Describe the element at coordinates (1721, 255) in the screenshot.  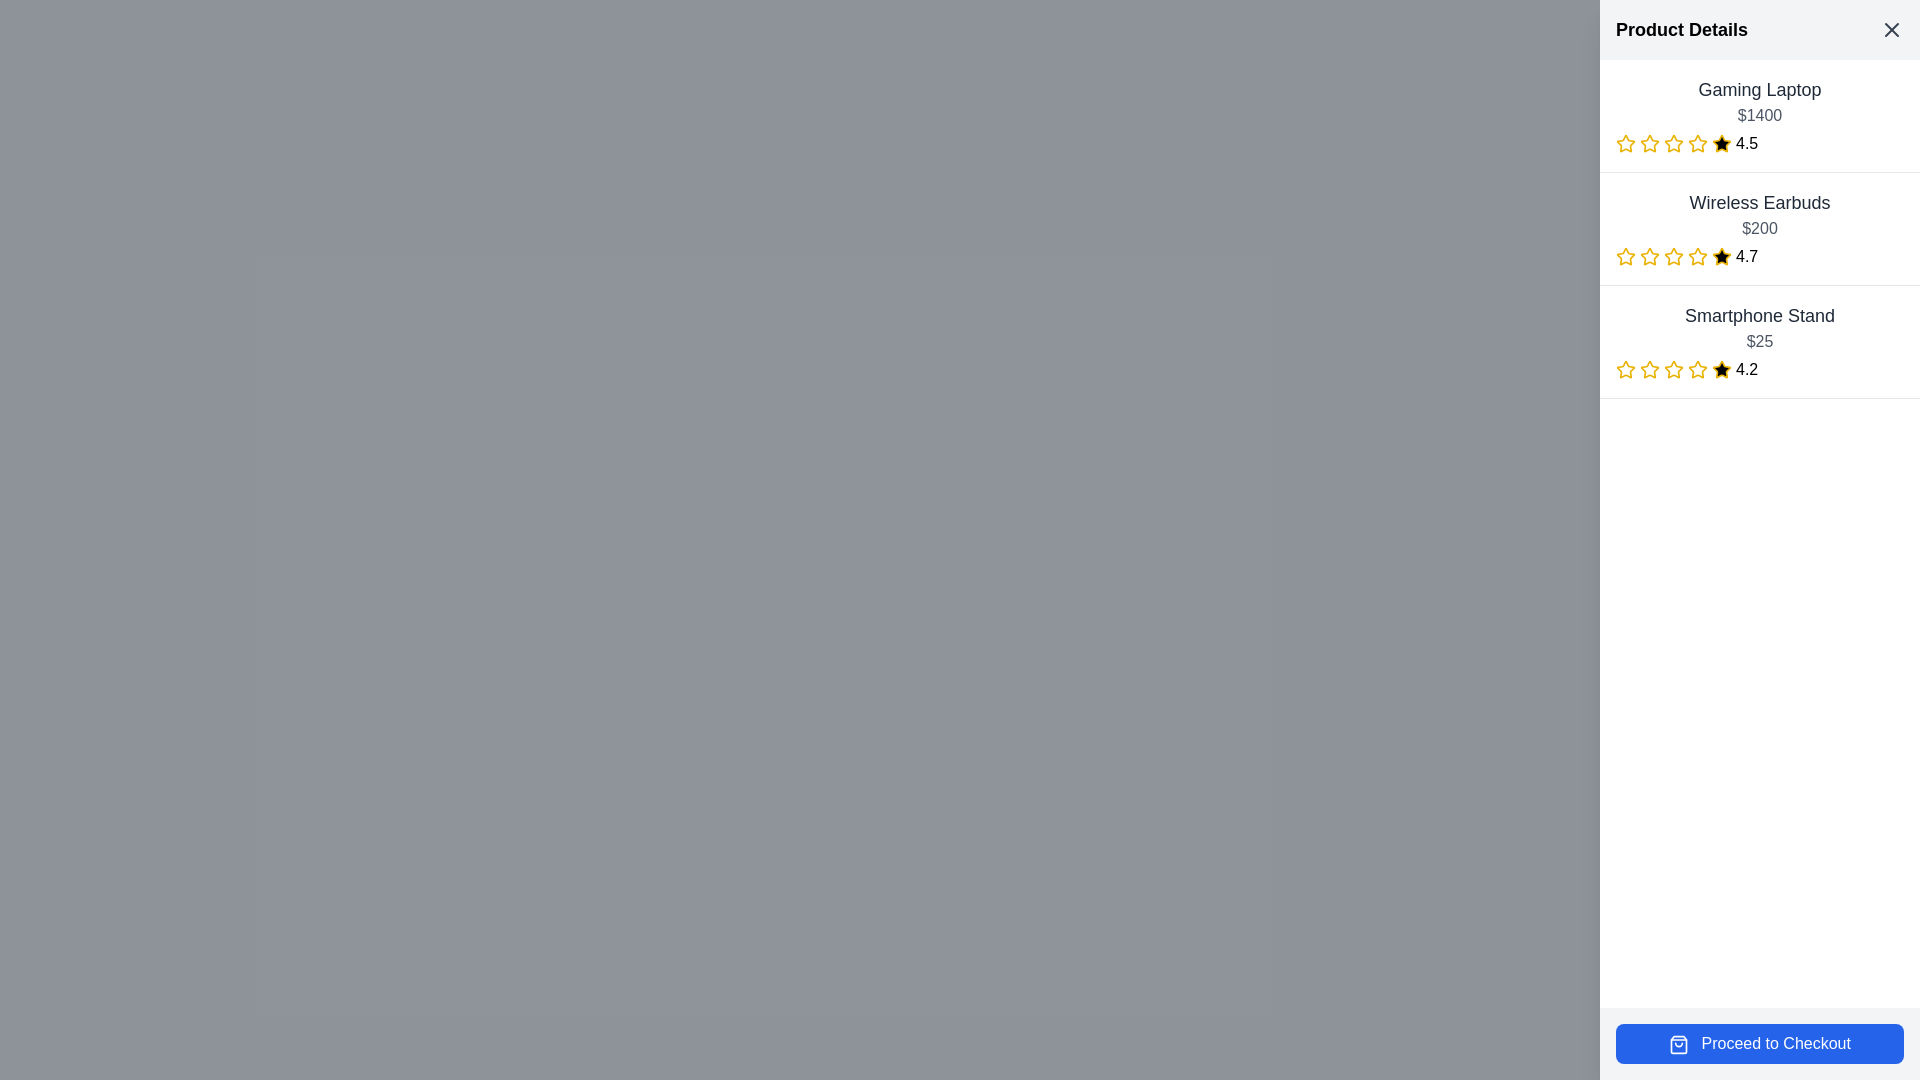
I see `the fourth star icon in the second row of the rating system` at that location.